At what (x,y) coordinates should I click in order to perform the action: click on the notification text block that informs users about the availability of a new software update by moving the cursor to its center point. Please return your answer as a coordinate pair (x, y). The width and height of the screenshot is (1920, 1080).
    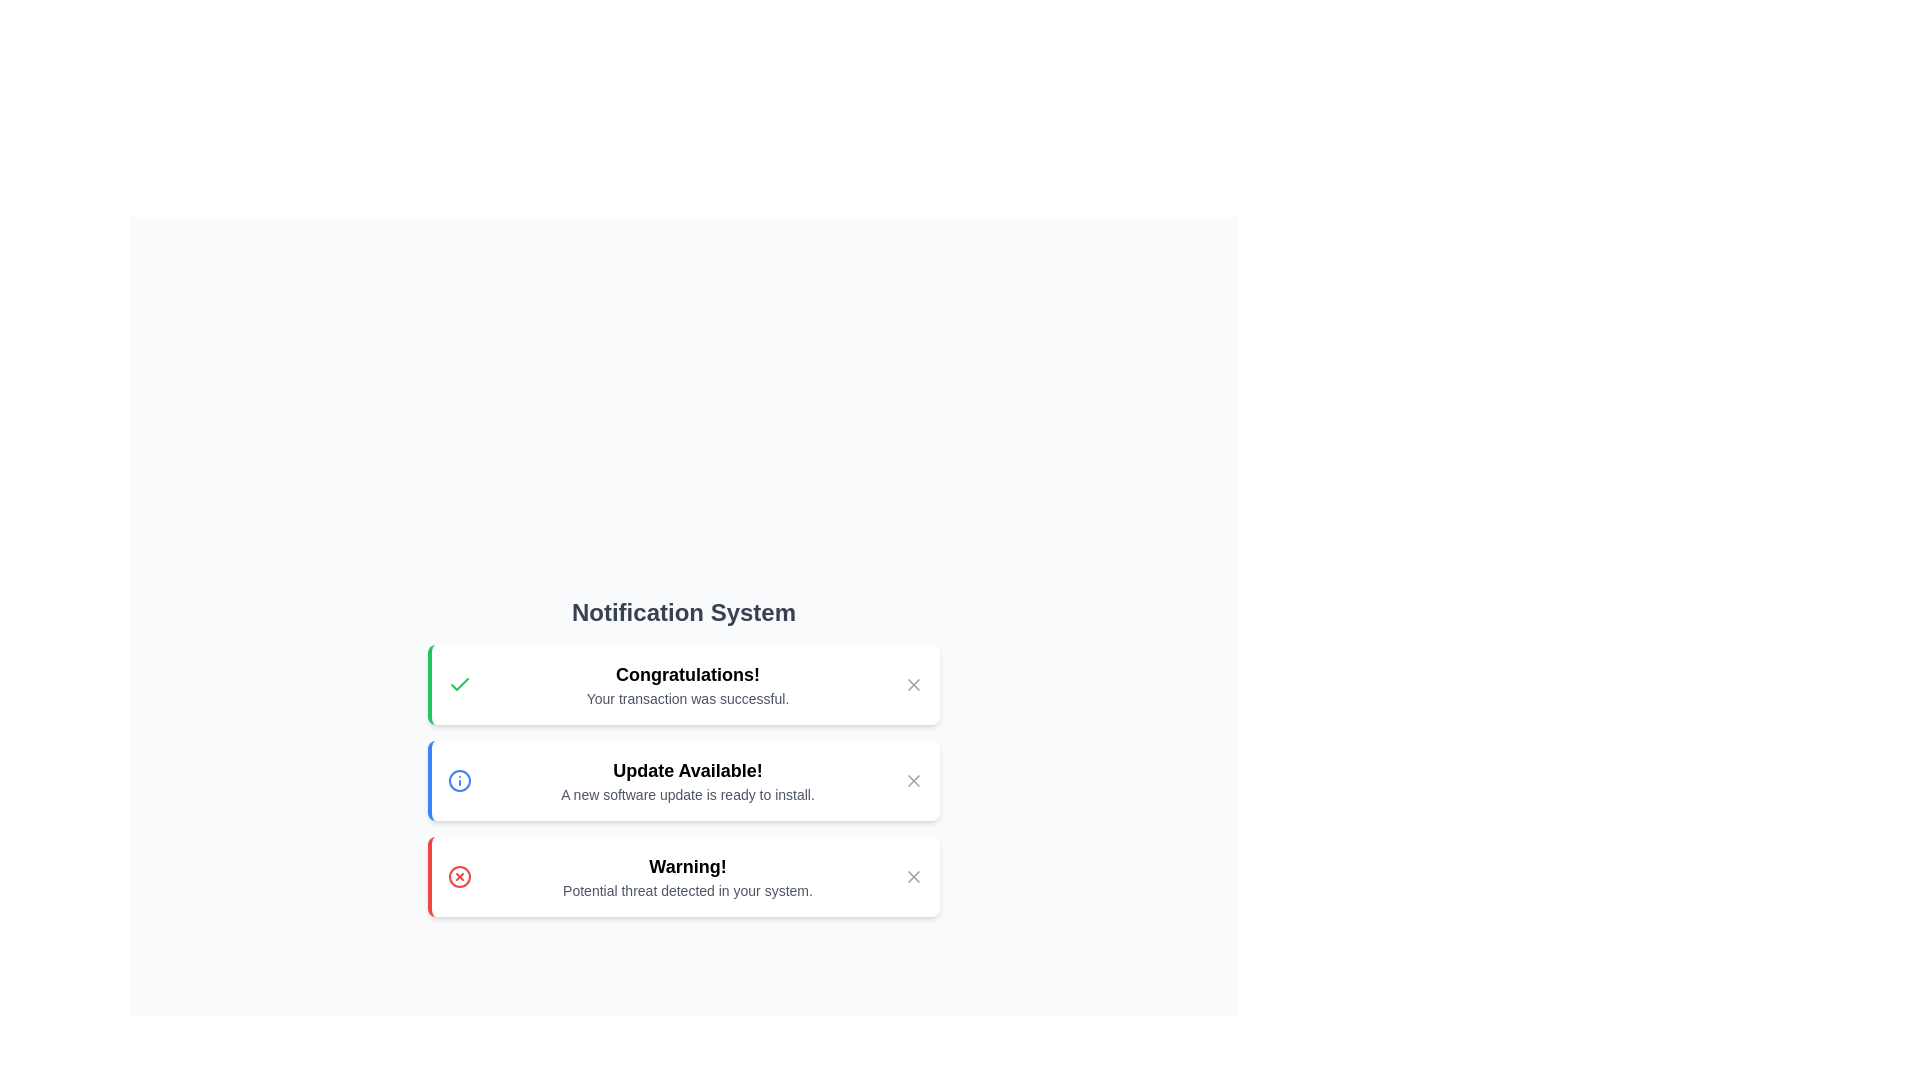
    Looking at the image, I should click on (687, 779).